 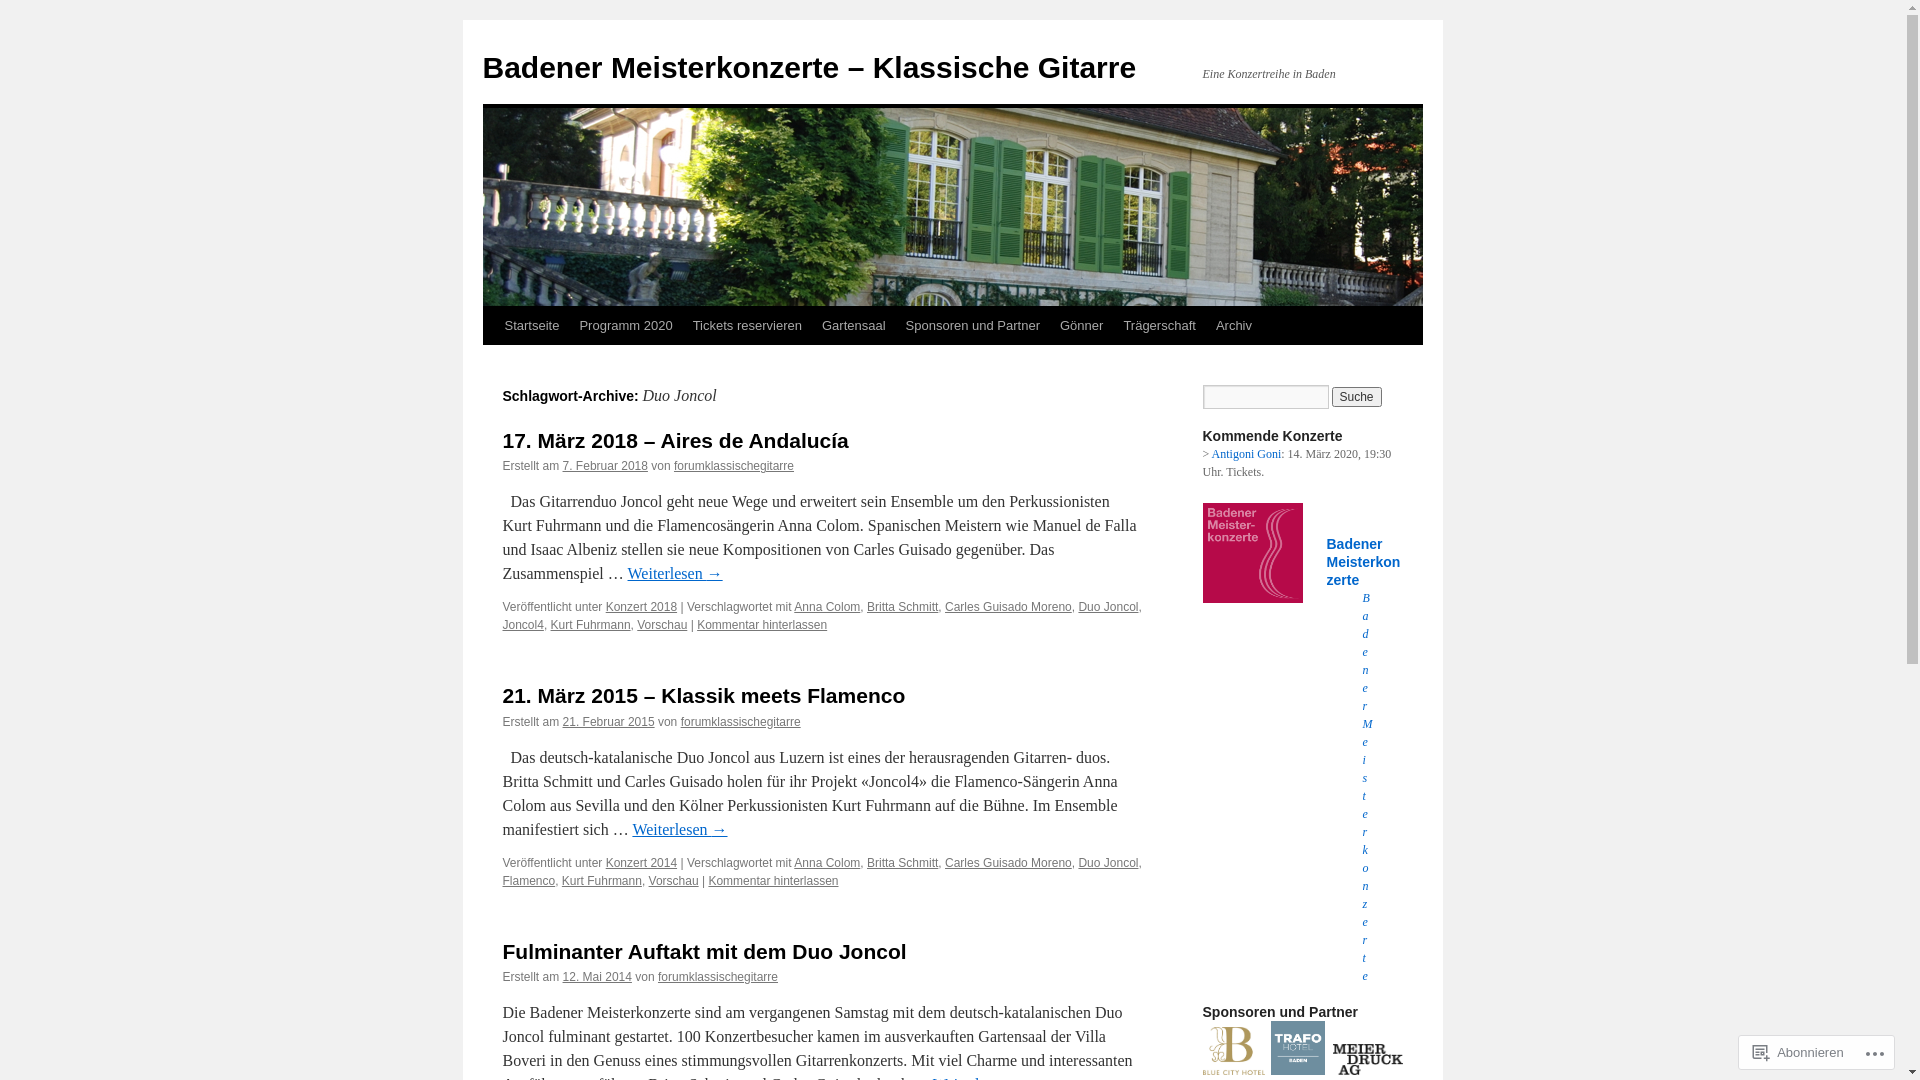 I want to click on '21. Februar 2015', so click(x=608, y=721).